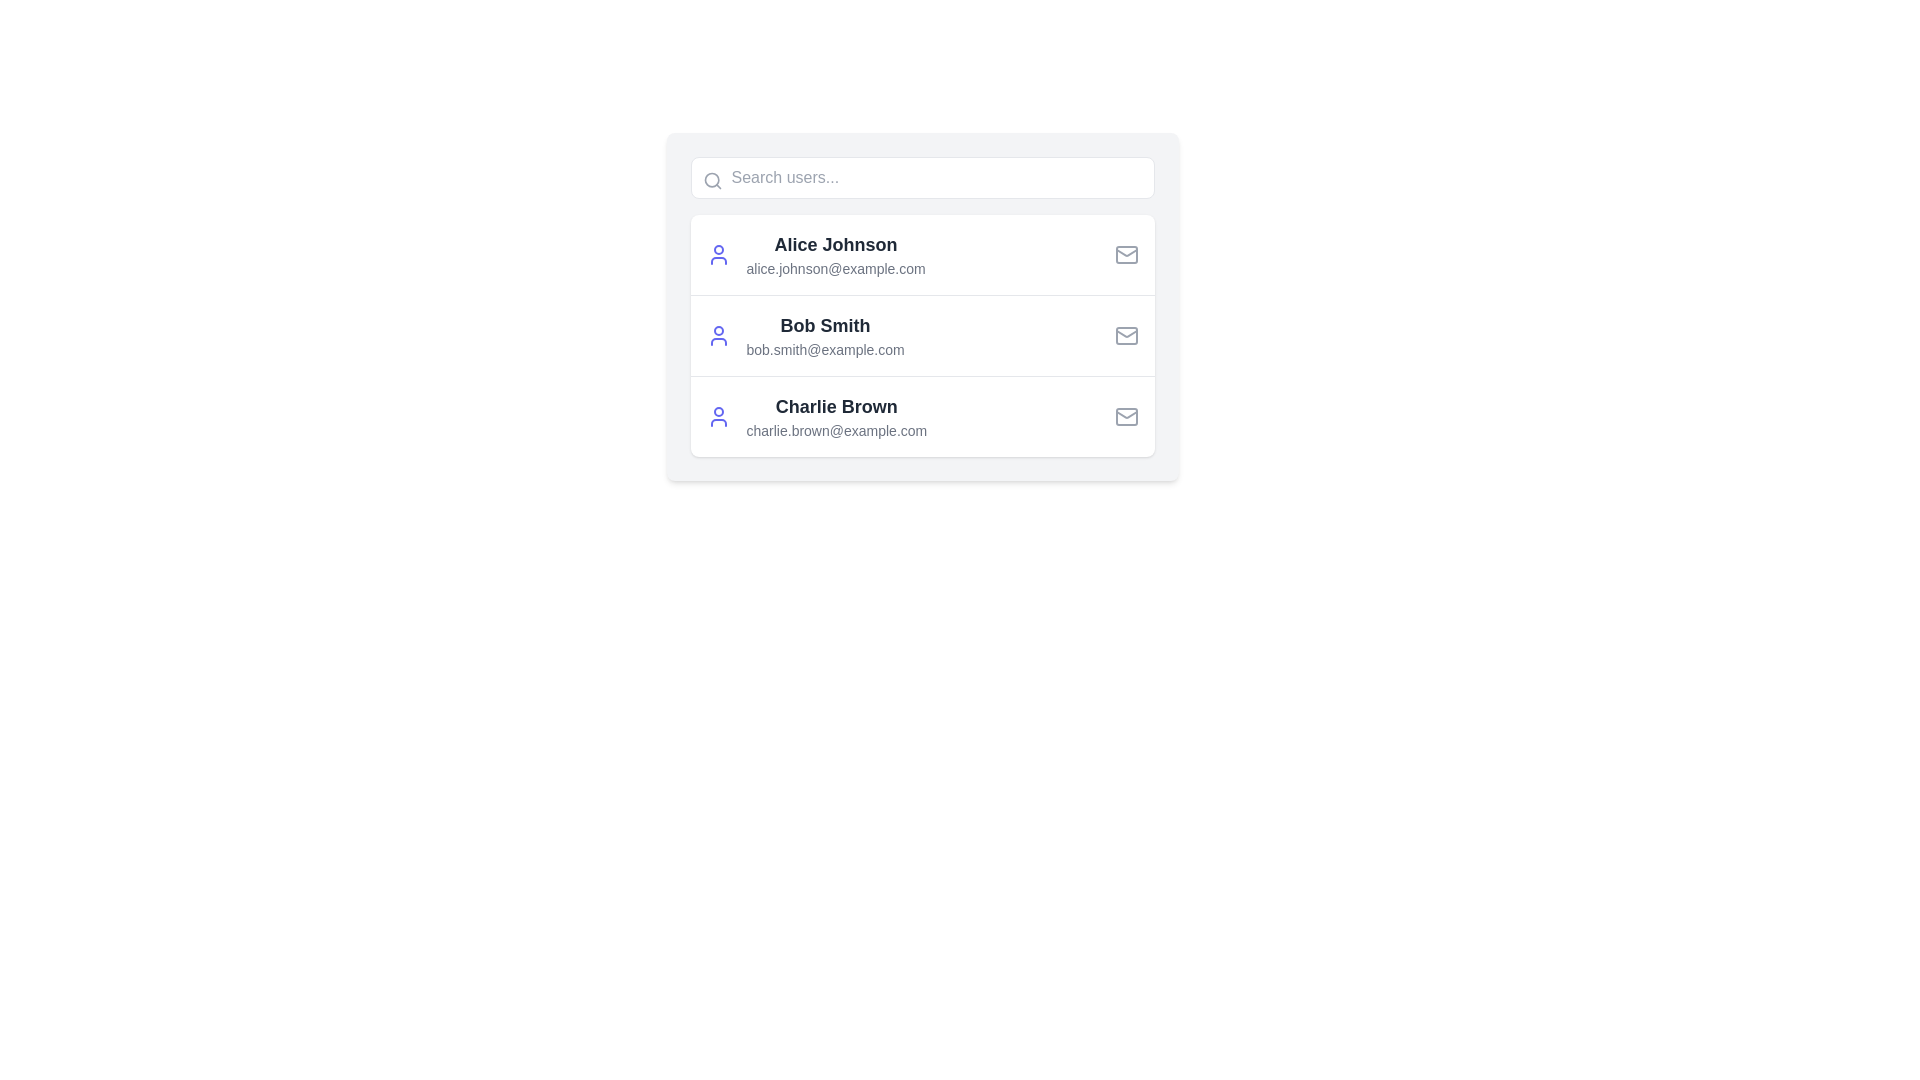 The image size is (1920, 1080). I want to click on the mail icon located at the rightmost corner of the entry for 'Alice Johnson', so click(1126, 253).